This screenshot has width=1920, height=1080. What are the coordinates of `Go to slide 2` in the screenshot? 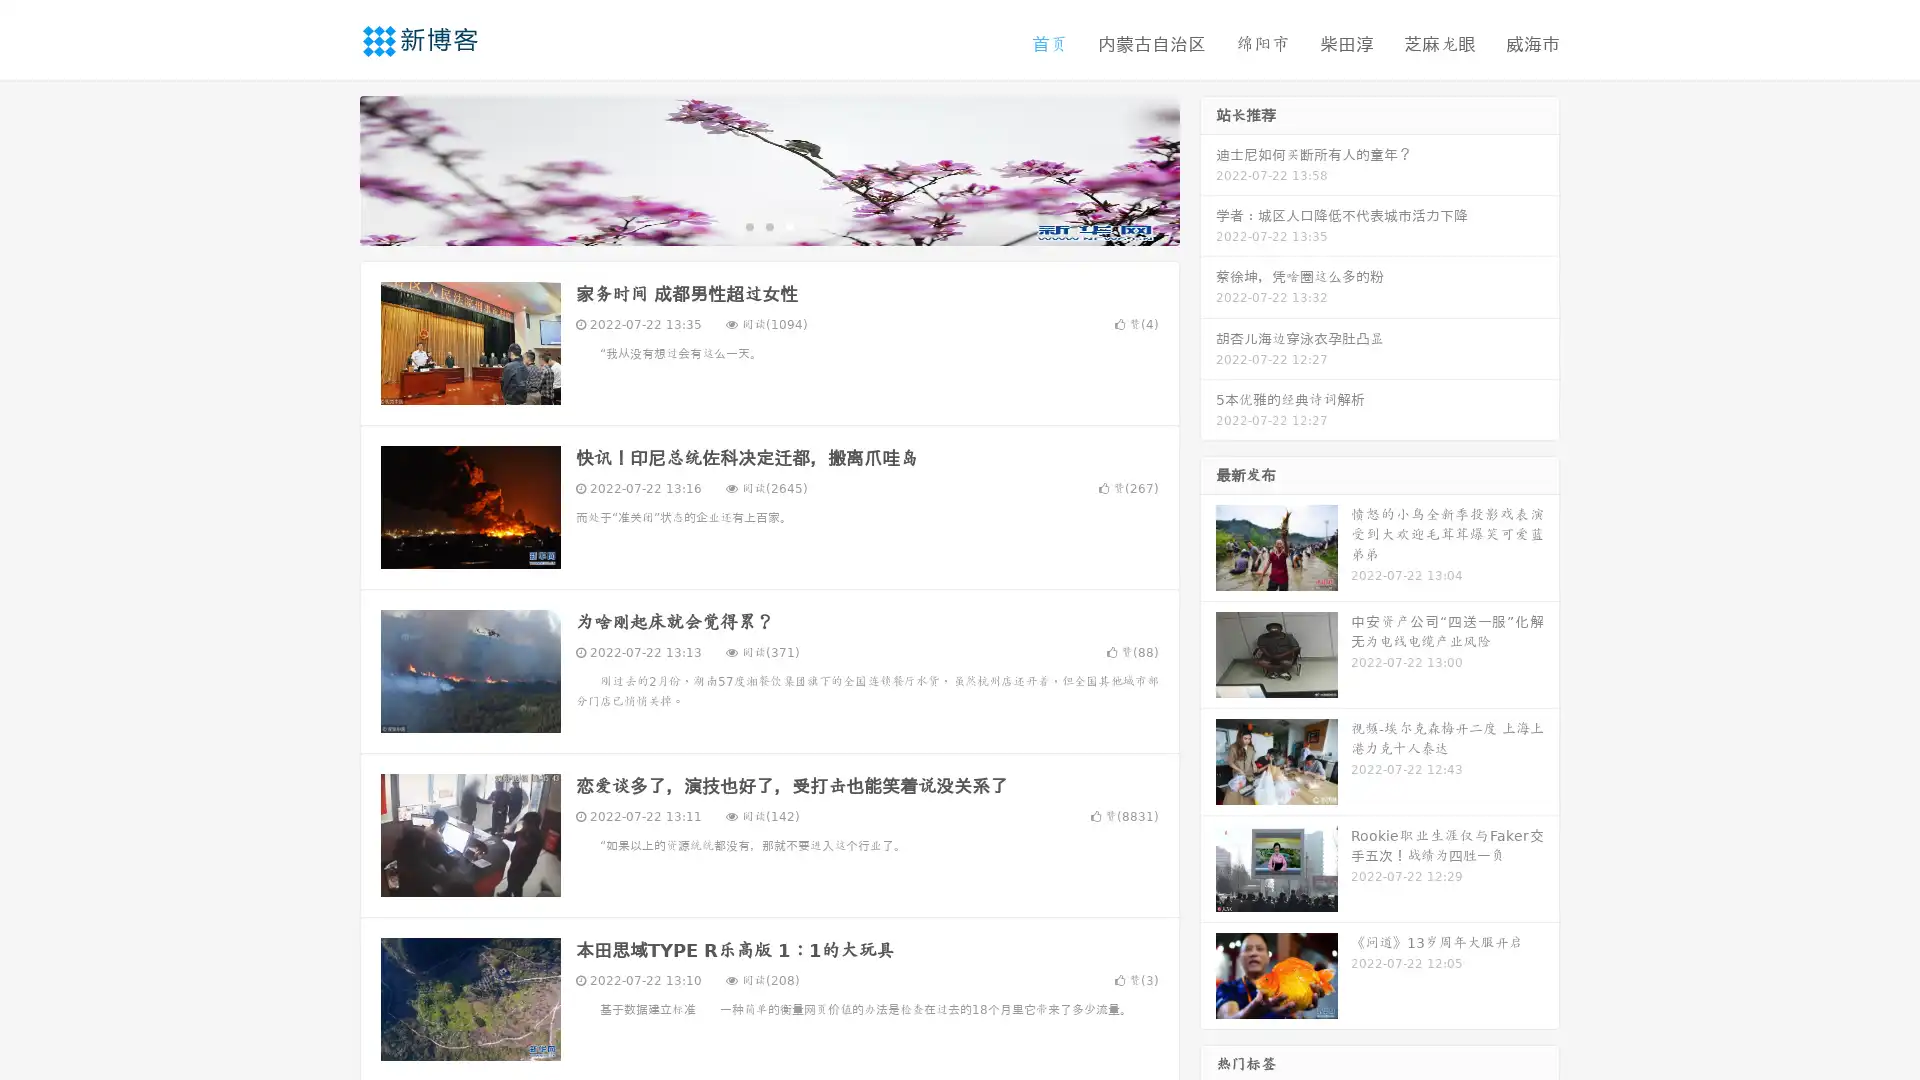 It's located at (768, 225).